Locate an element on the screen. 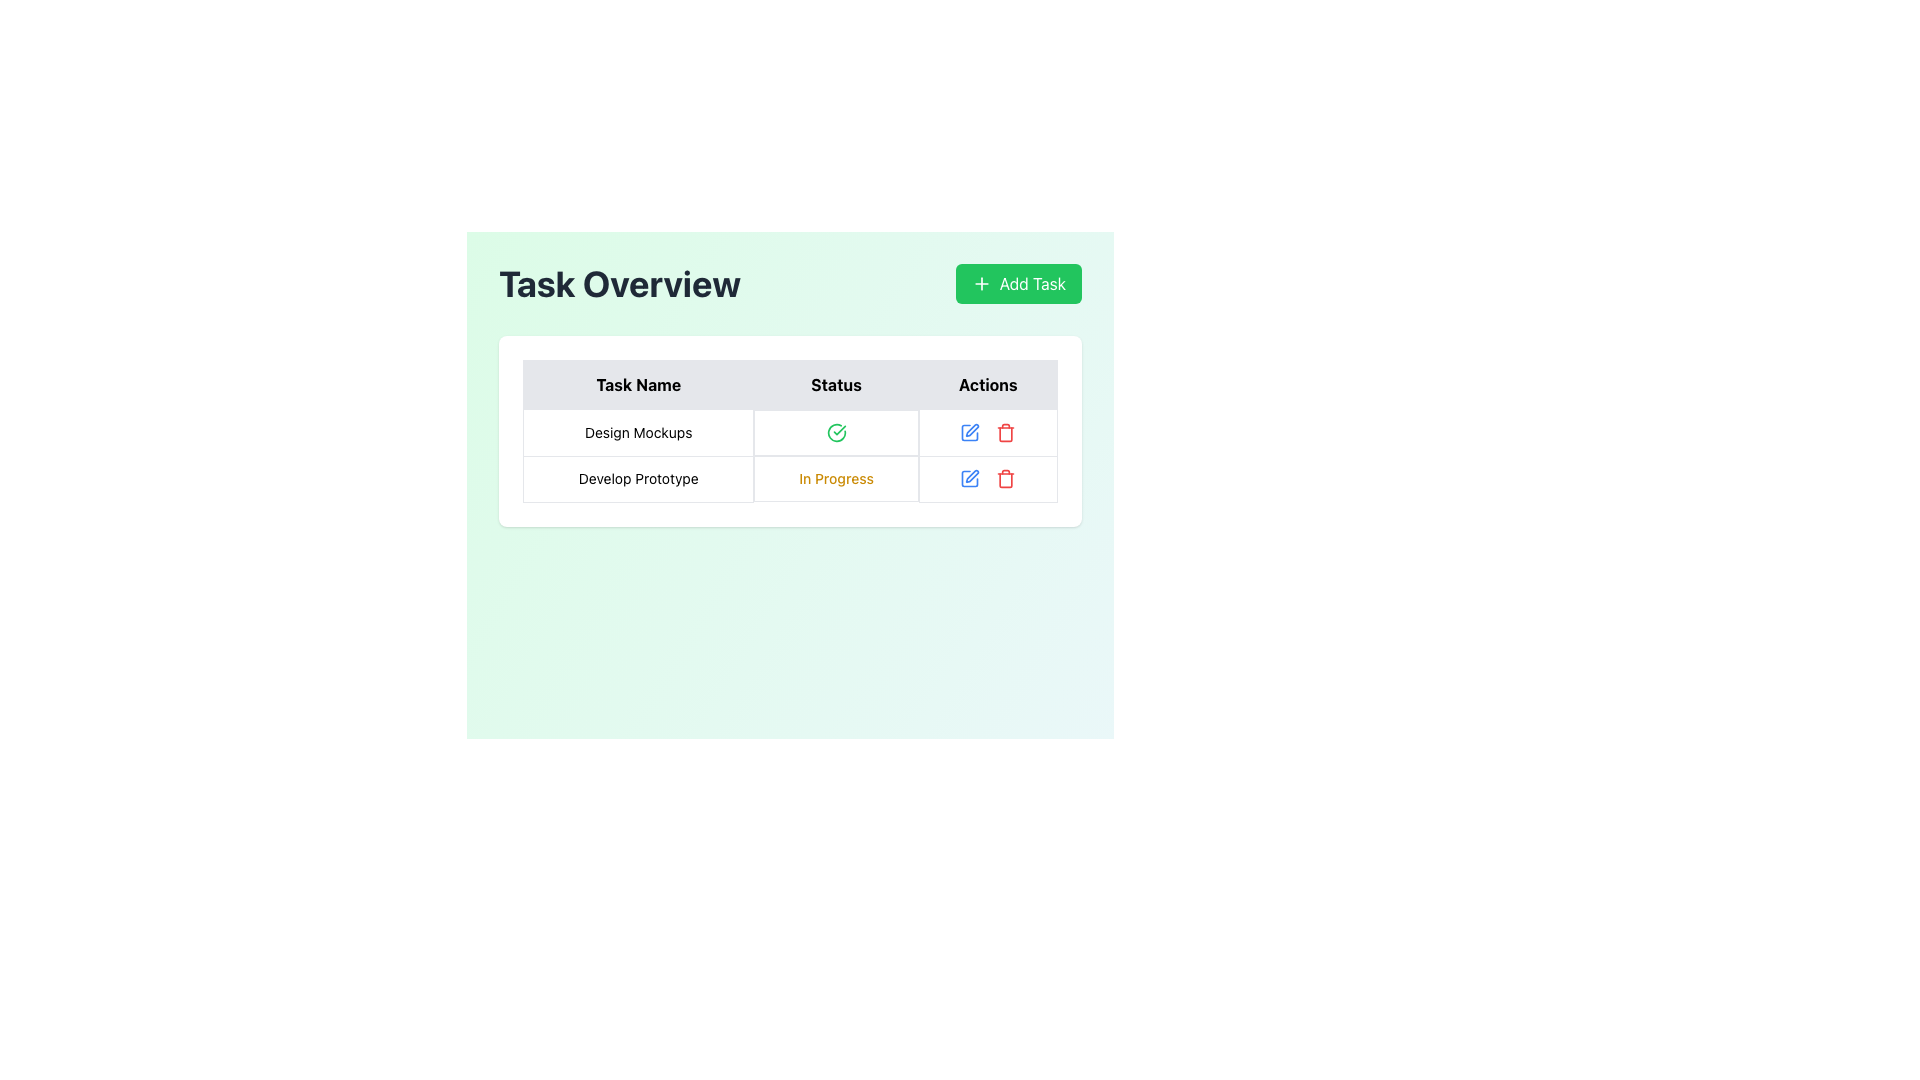  the Table Header Cell, which is the first column header of the table providing labels for task names, located at the leftmost side of the table is located at coordinates (637, 385).